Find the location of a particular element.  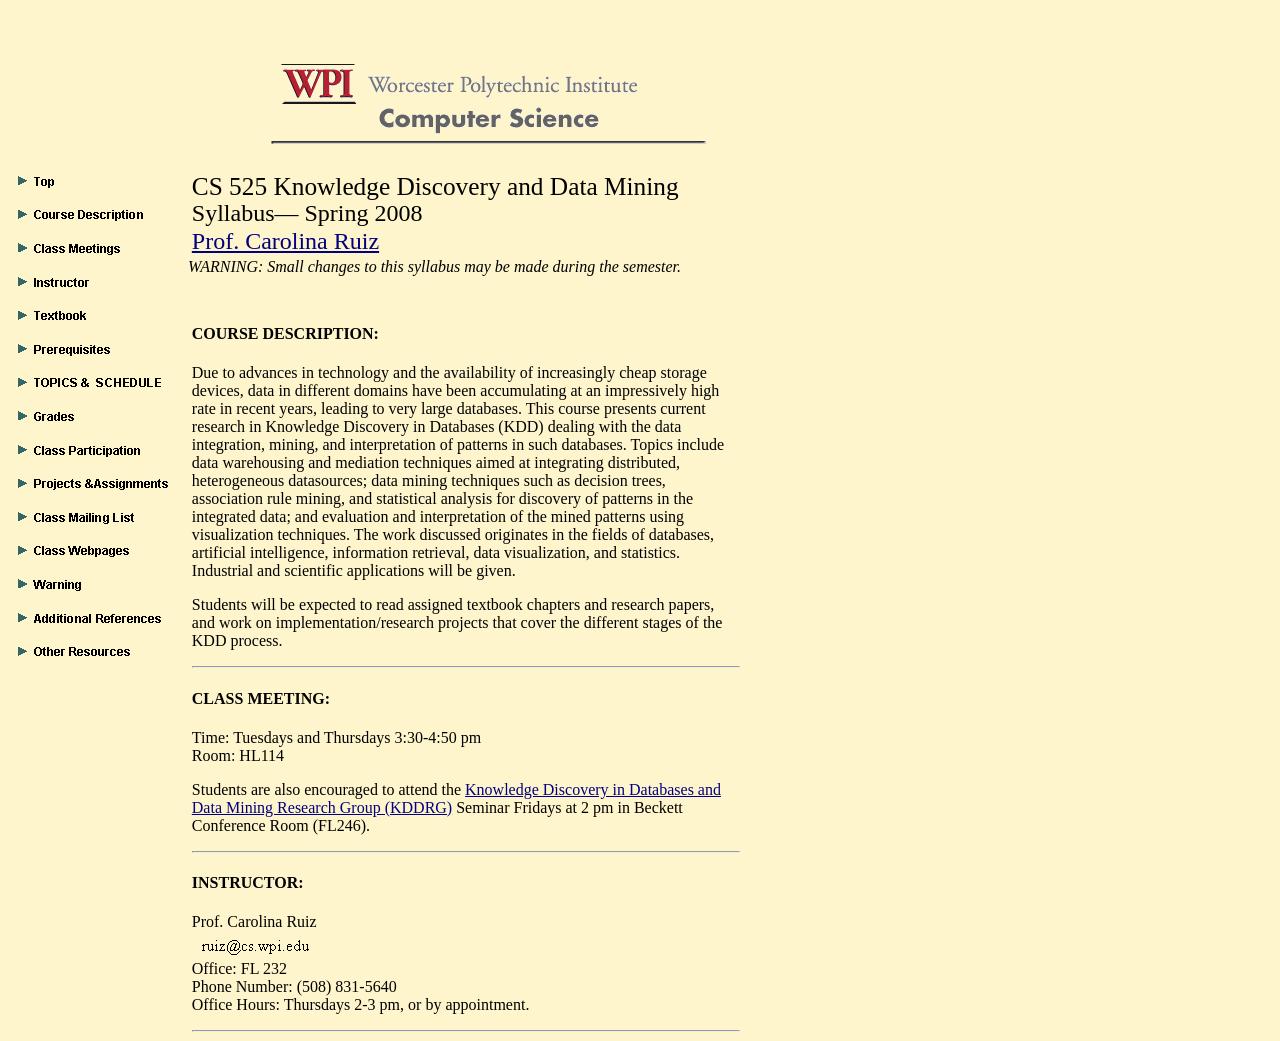

'WARNING: Small changes to this syllabus may be made during the semester.' is located at coordinates (433, 265).